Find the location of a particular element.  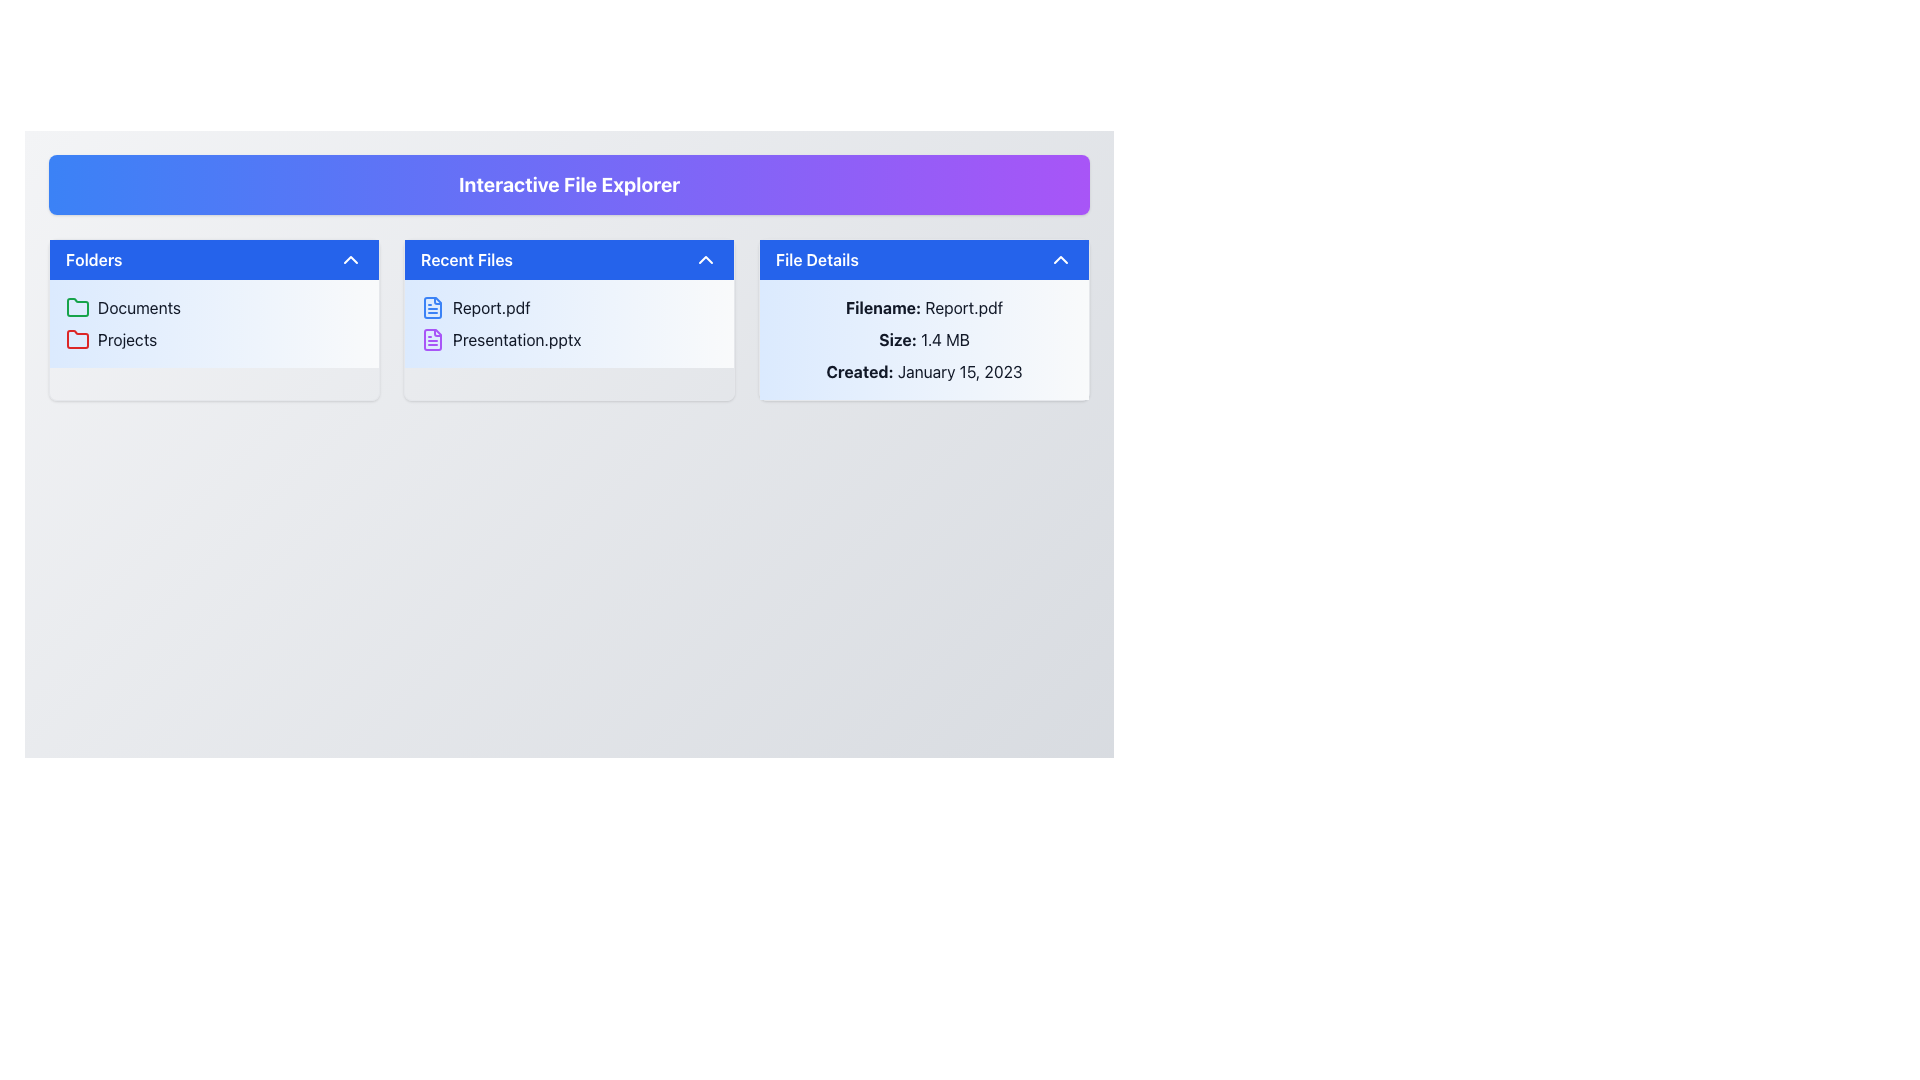

the text label or hyperlink 'Presentation.pptx' located is located at coordinates (517, 338).